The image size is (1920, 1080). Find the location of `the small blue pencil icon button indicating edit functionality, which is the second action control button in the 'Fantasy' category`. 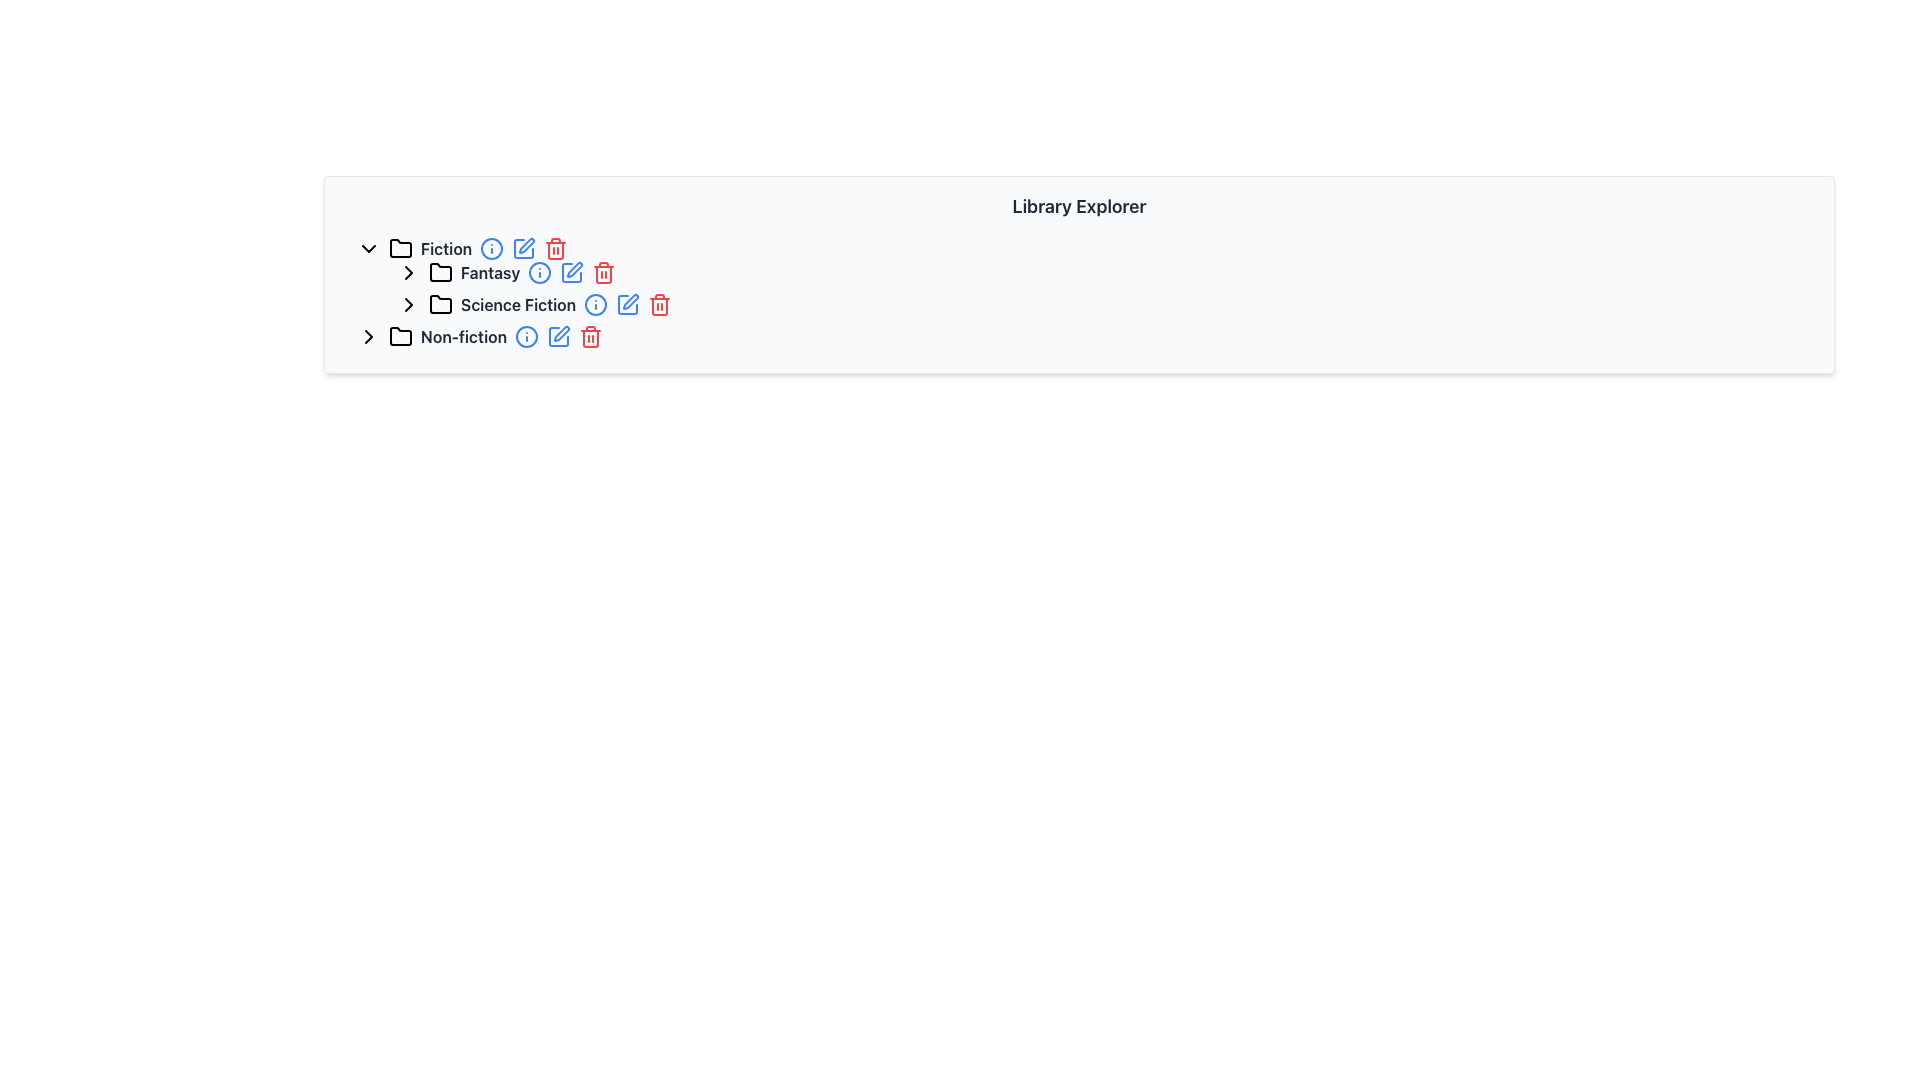

the small blue pencil icon button indicating edit functionality, which is the second action control button in the 'Fantasy' category is located at coordinates (571, 273).